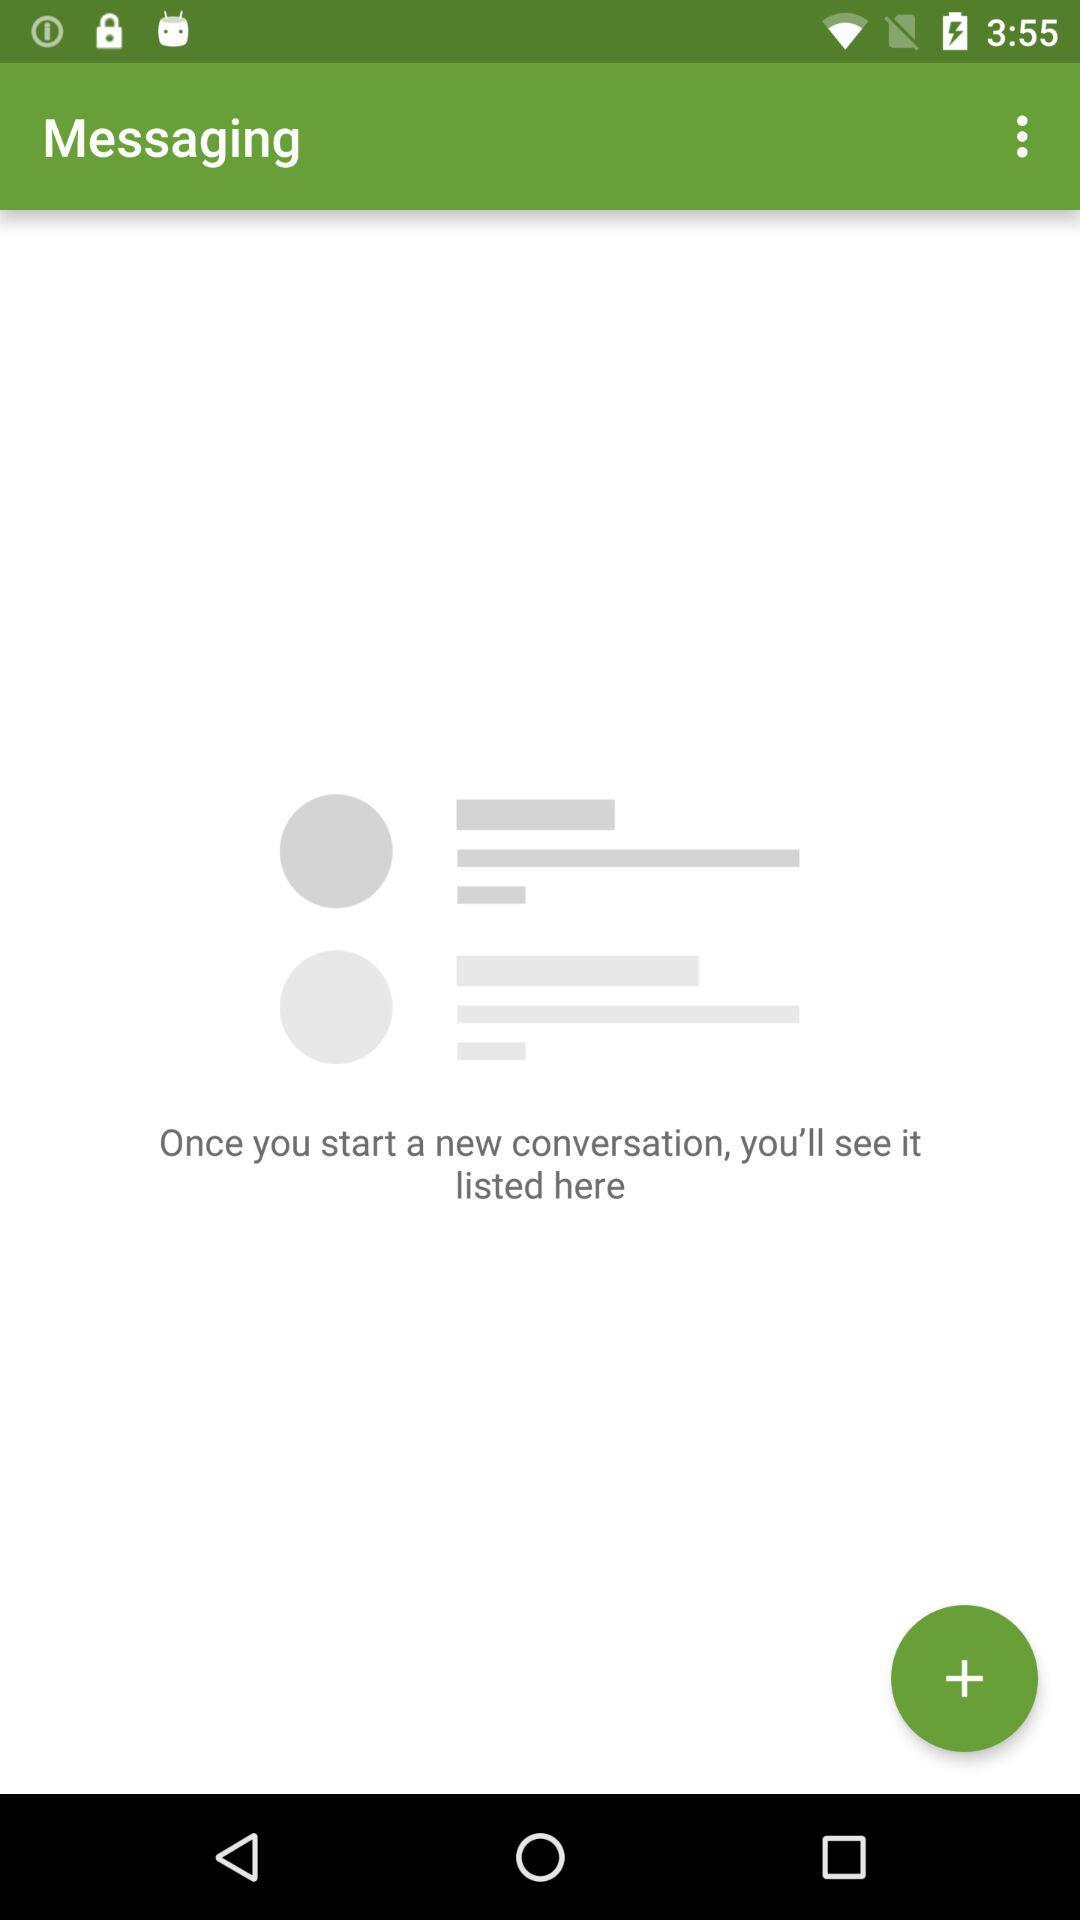  Describe the element at coordinates (1027, 135) in the screenshot. I see `item at the top right corner` at that location.